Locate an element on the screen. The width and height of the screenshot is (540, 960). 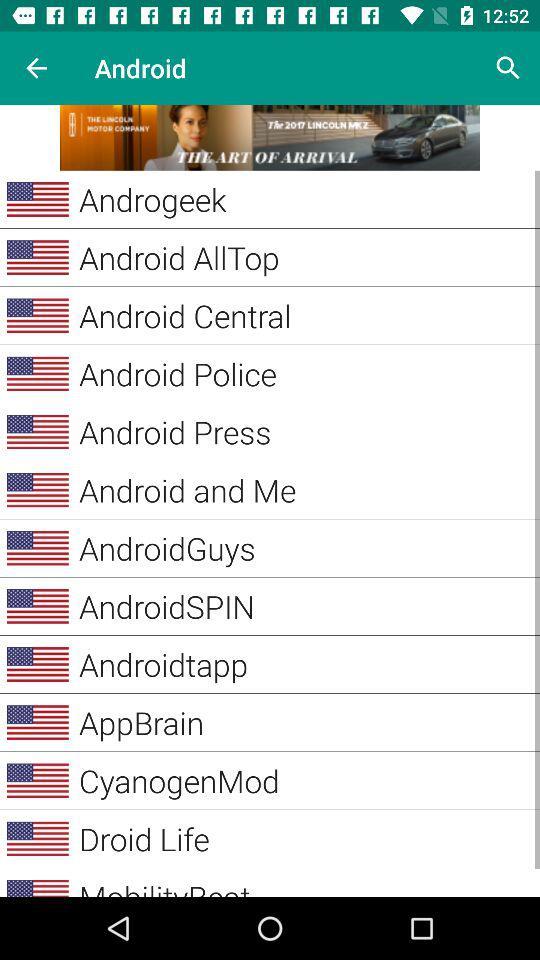
advertisement is located at coordinates (270, 136).